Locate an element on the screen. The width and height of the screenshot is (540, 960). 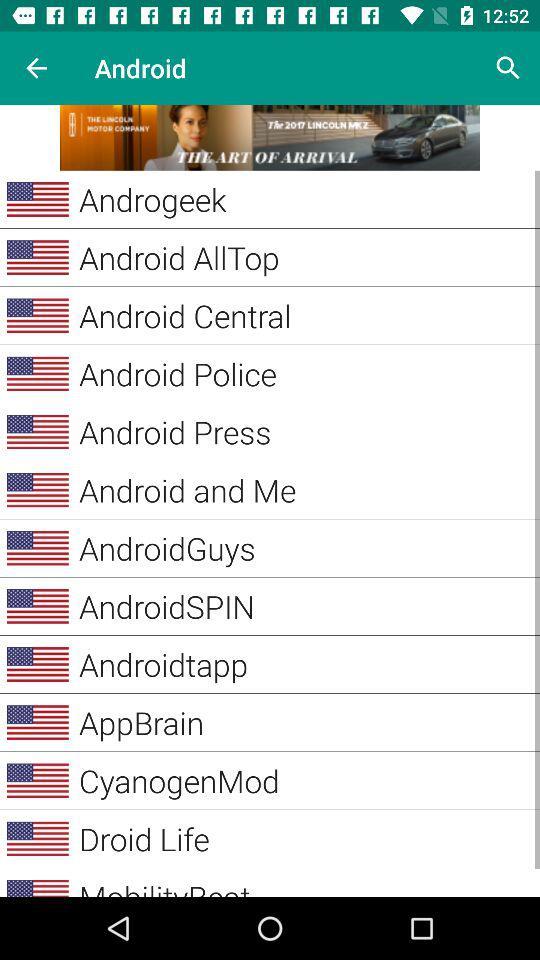
advertisement is located at coordinates (270, 136).